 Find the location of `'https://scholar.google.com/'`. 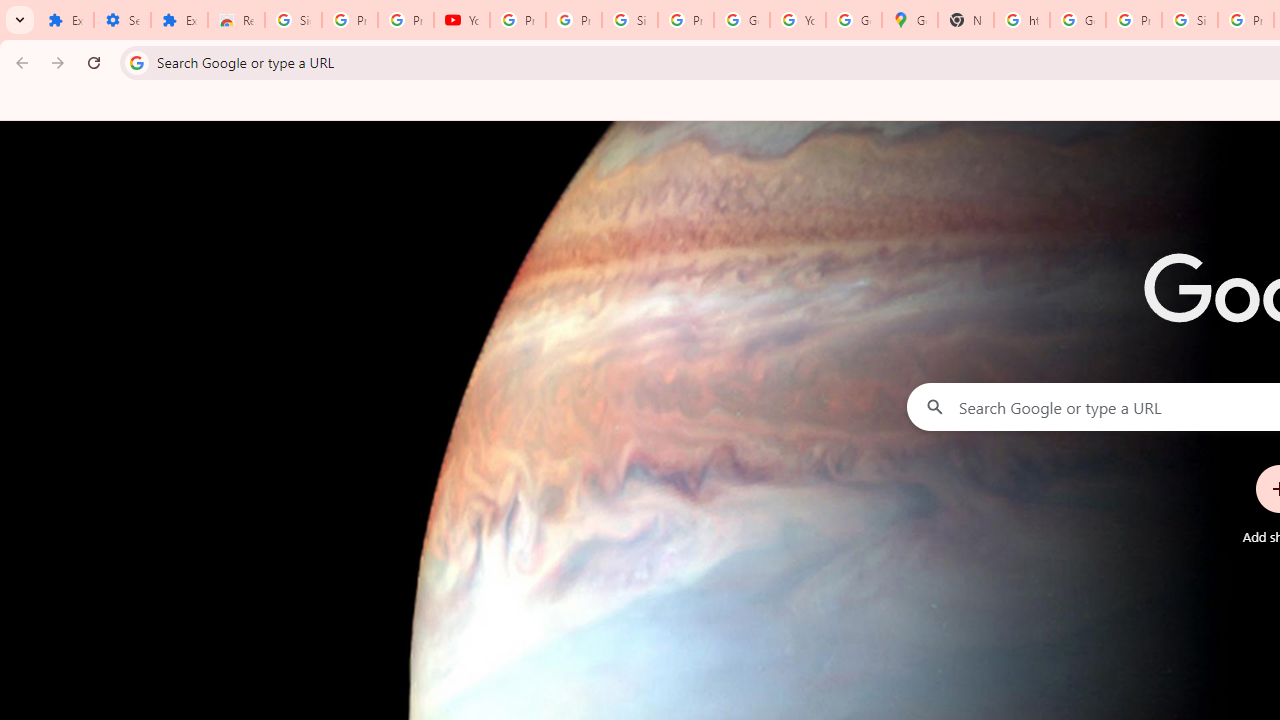

'https://scholar.google.com/' is located at coordinates (1022, 20).